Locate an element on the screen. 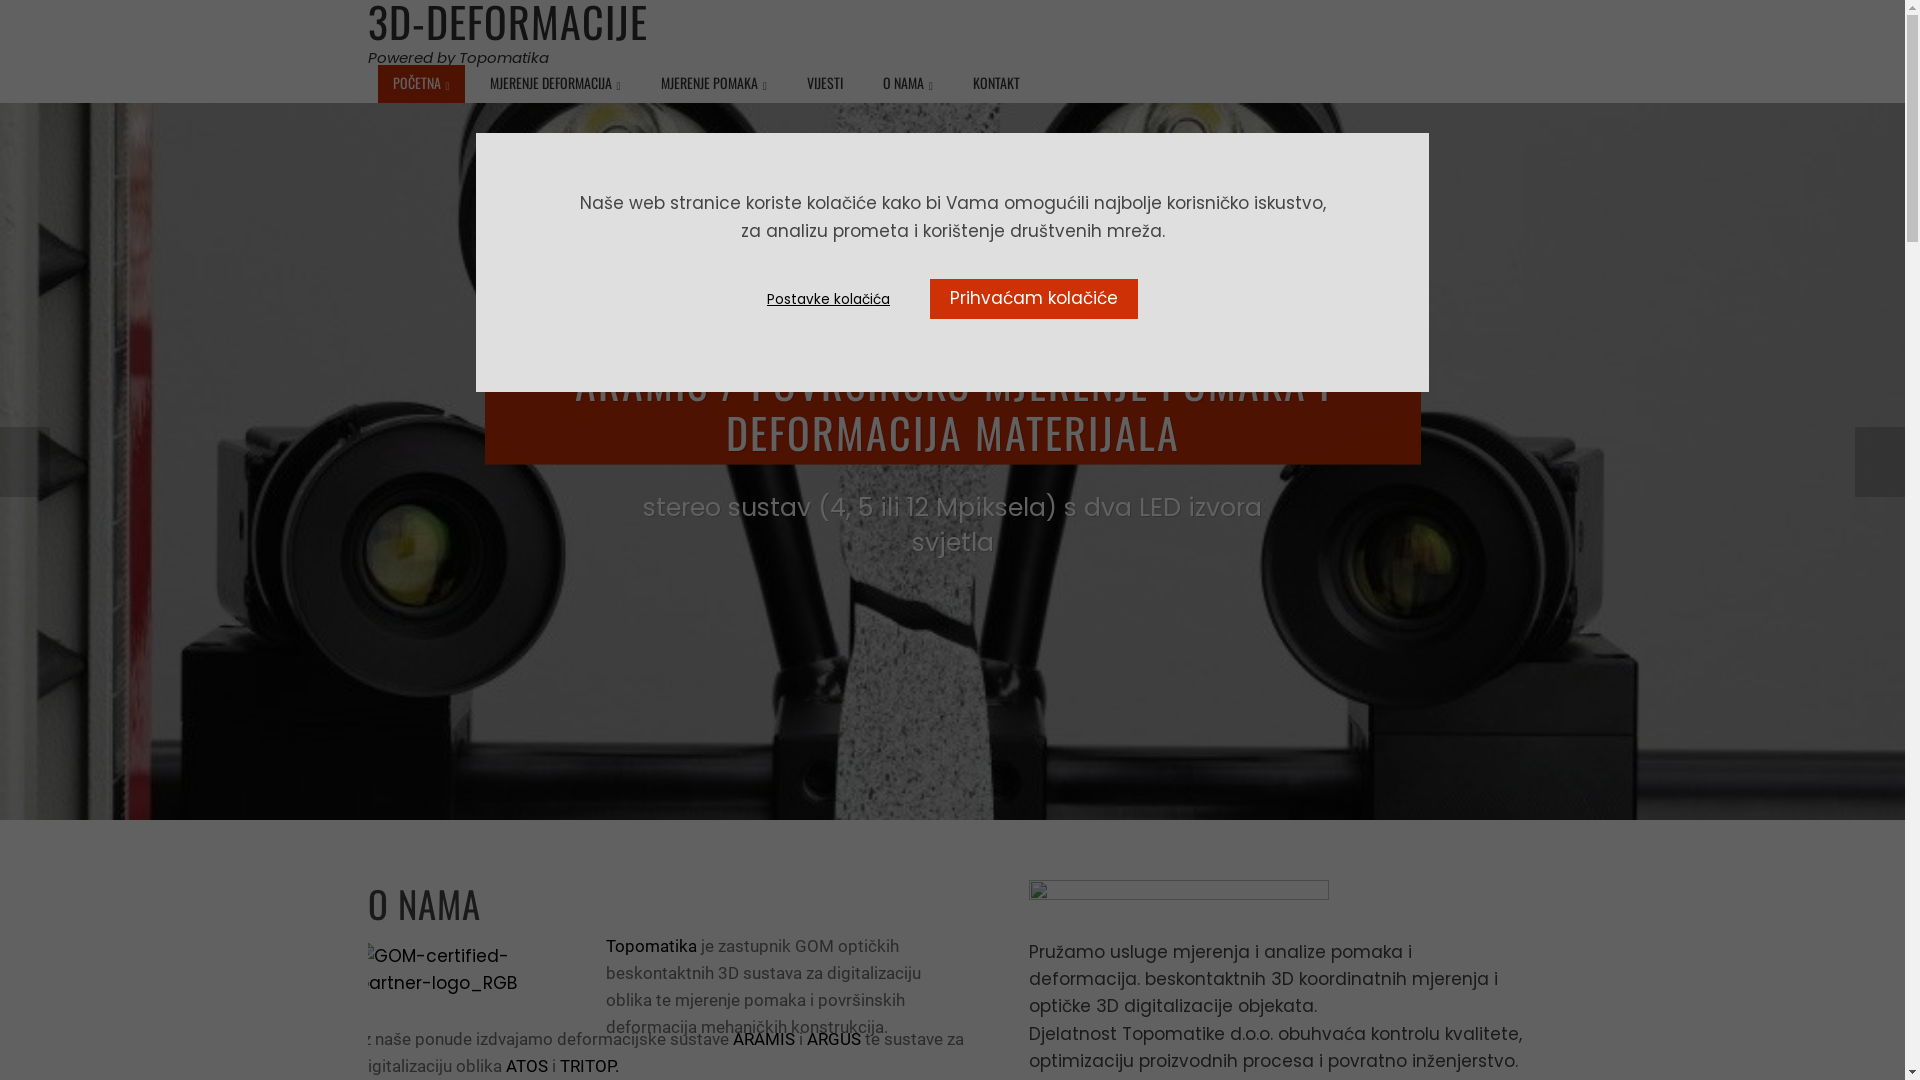 The width and height of the screenshot is (1920, 1080). 'ATOS' is located at coordinates (505, 1064).